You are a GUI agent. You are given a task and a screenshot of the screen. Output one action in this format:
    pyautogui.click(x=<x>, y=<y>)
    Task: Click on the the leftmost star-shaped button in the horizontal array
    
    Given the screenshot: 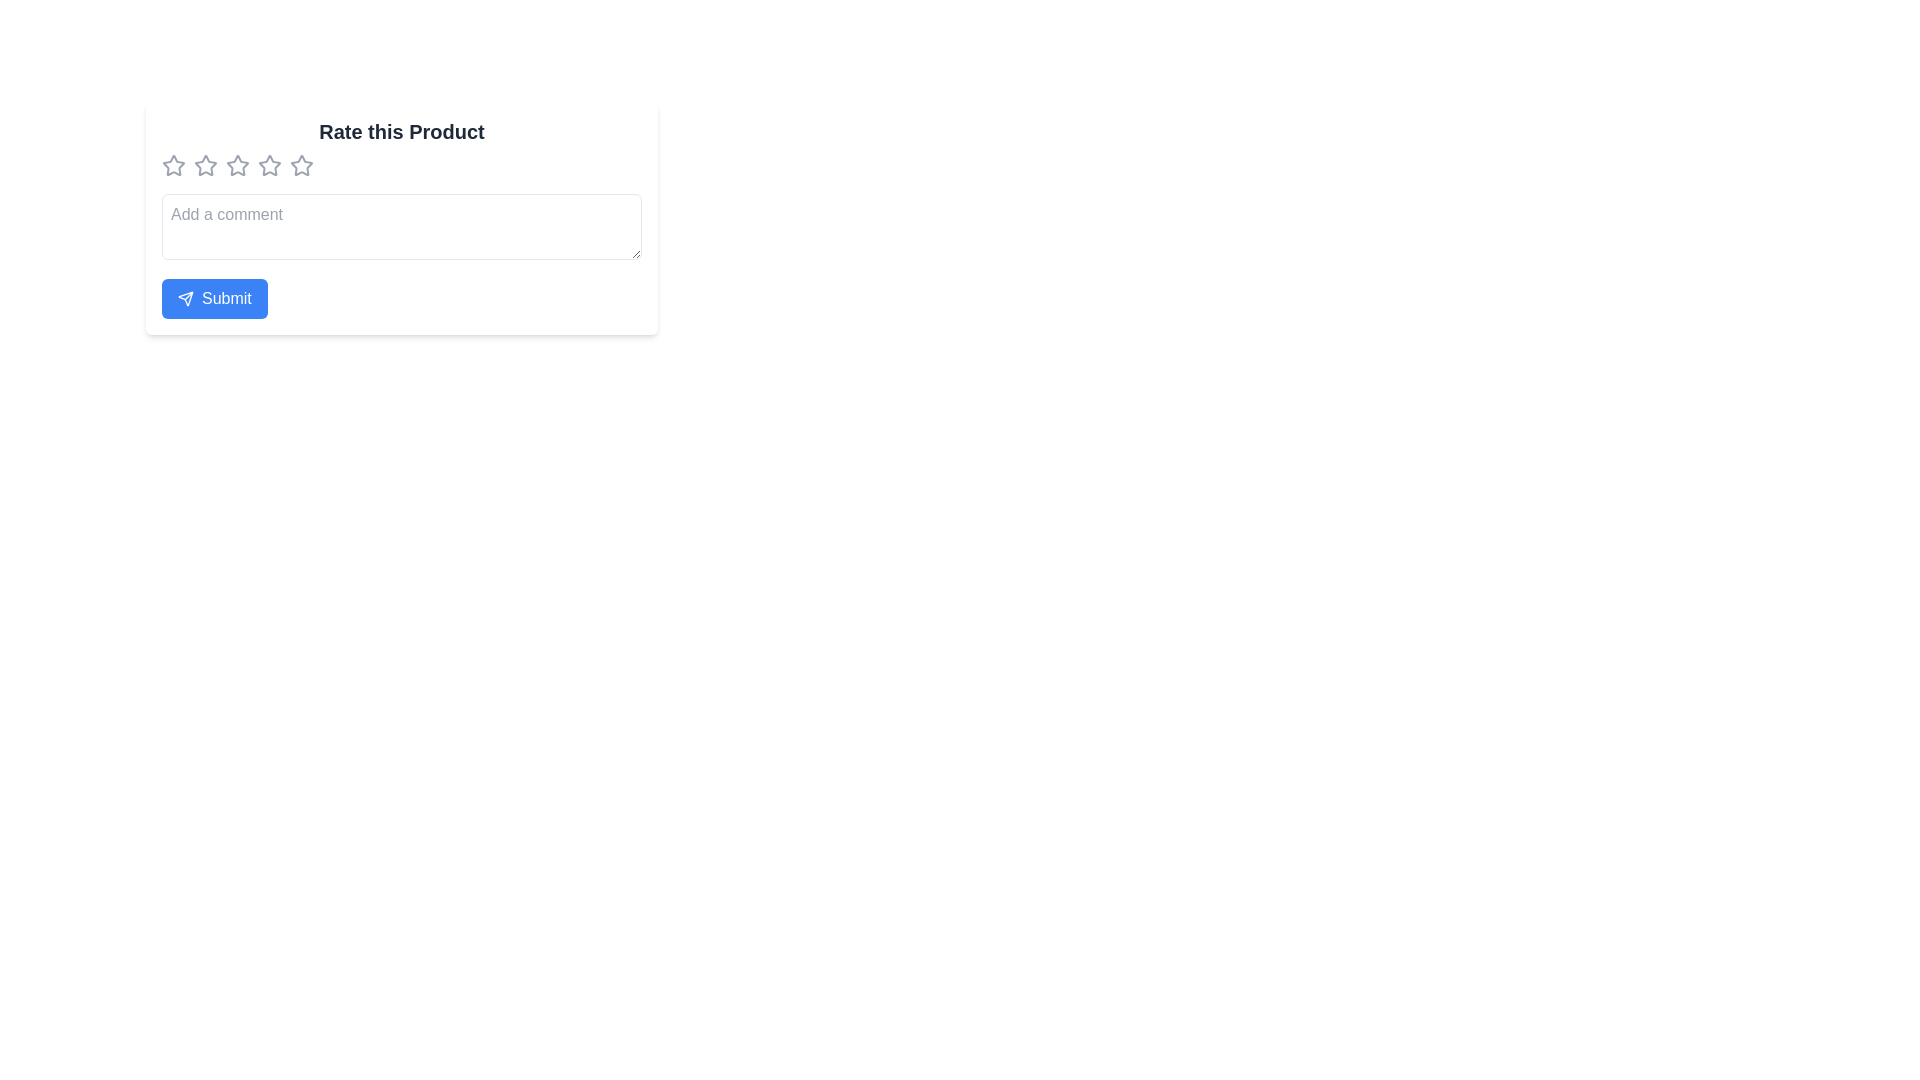 What is the action you would take?
    pyautogui.click(x=173, y=164)
    